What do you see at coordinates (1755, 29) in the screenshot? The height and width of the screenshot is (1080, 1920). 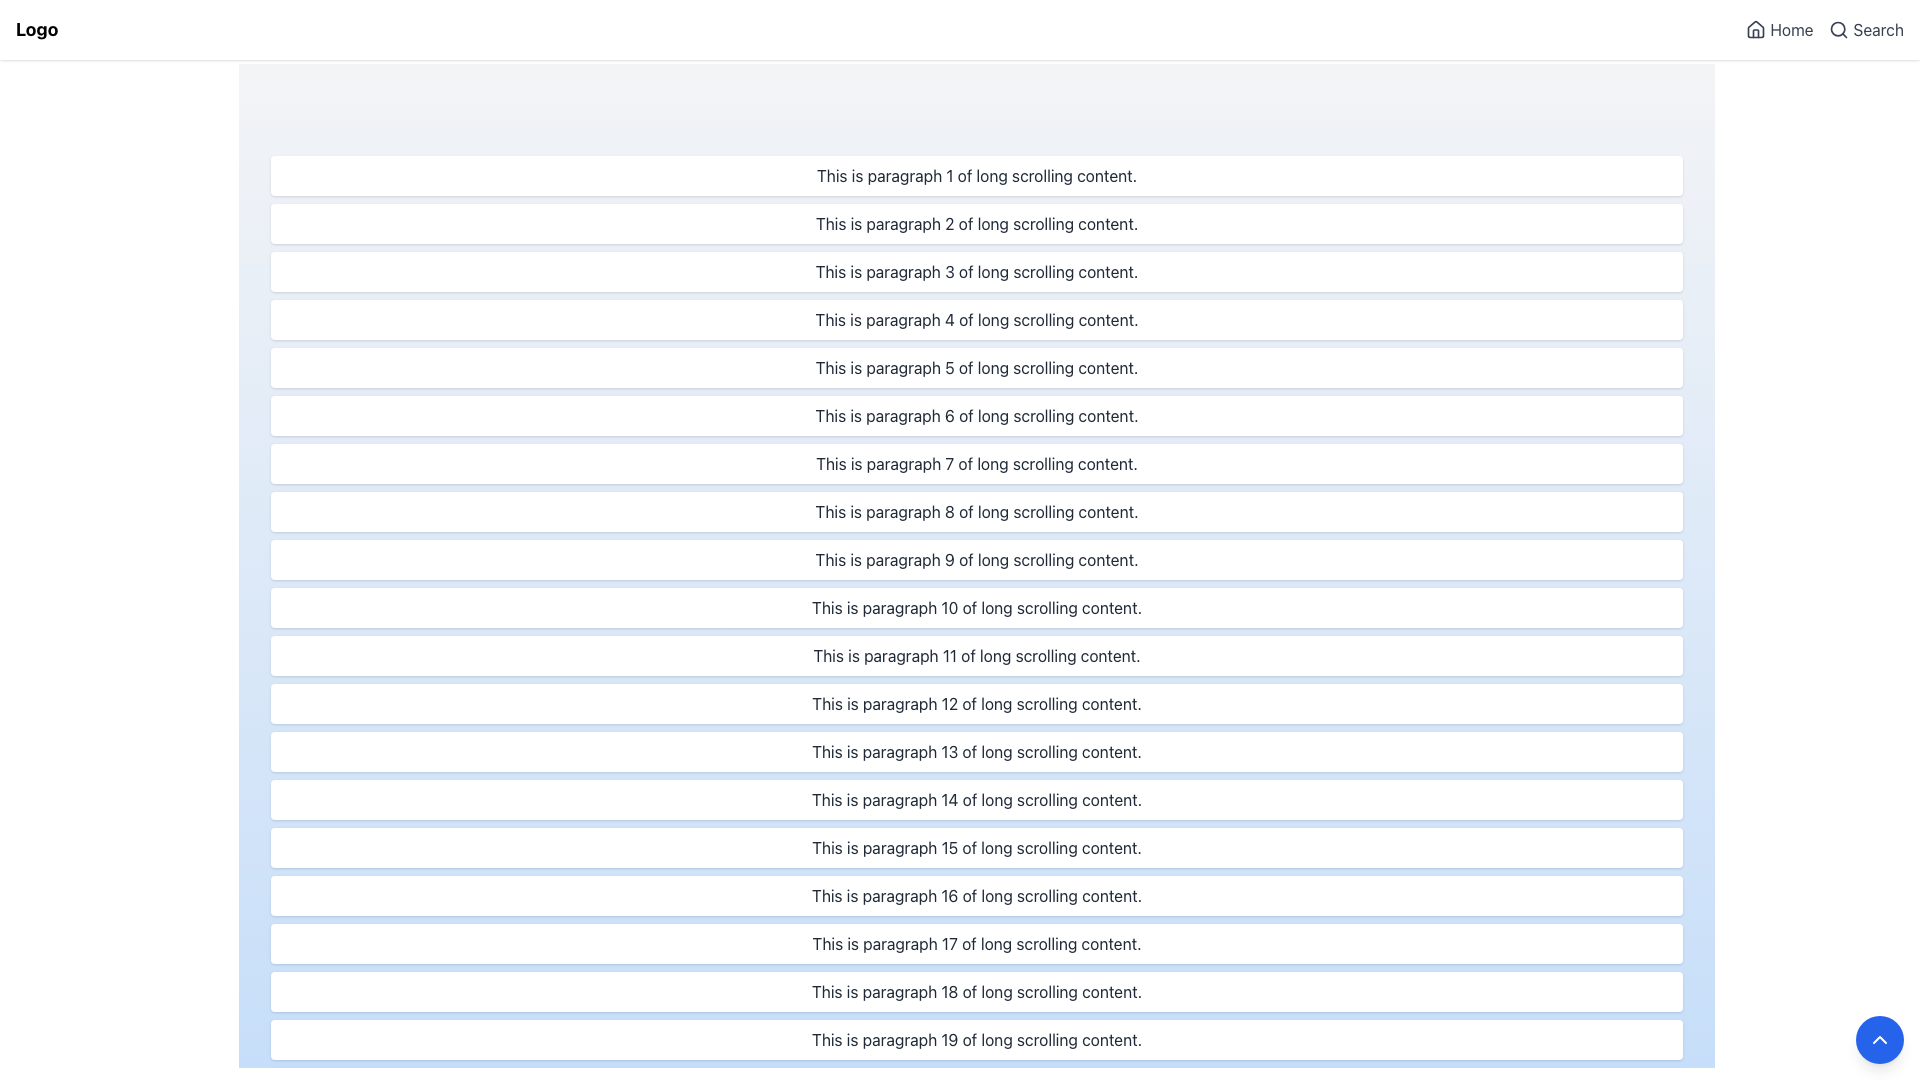 I see `the home icon located in the top-right corner of the page header` at bounding box center [1755, 29].